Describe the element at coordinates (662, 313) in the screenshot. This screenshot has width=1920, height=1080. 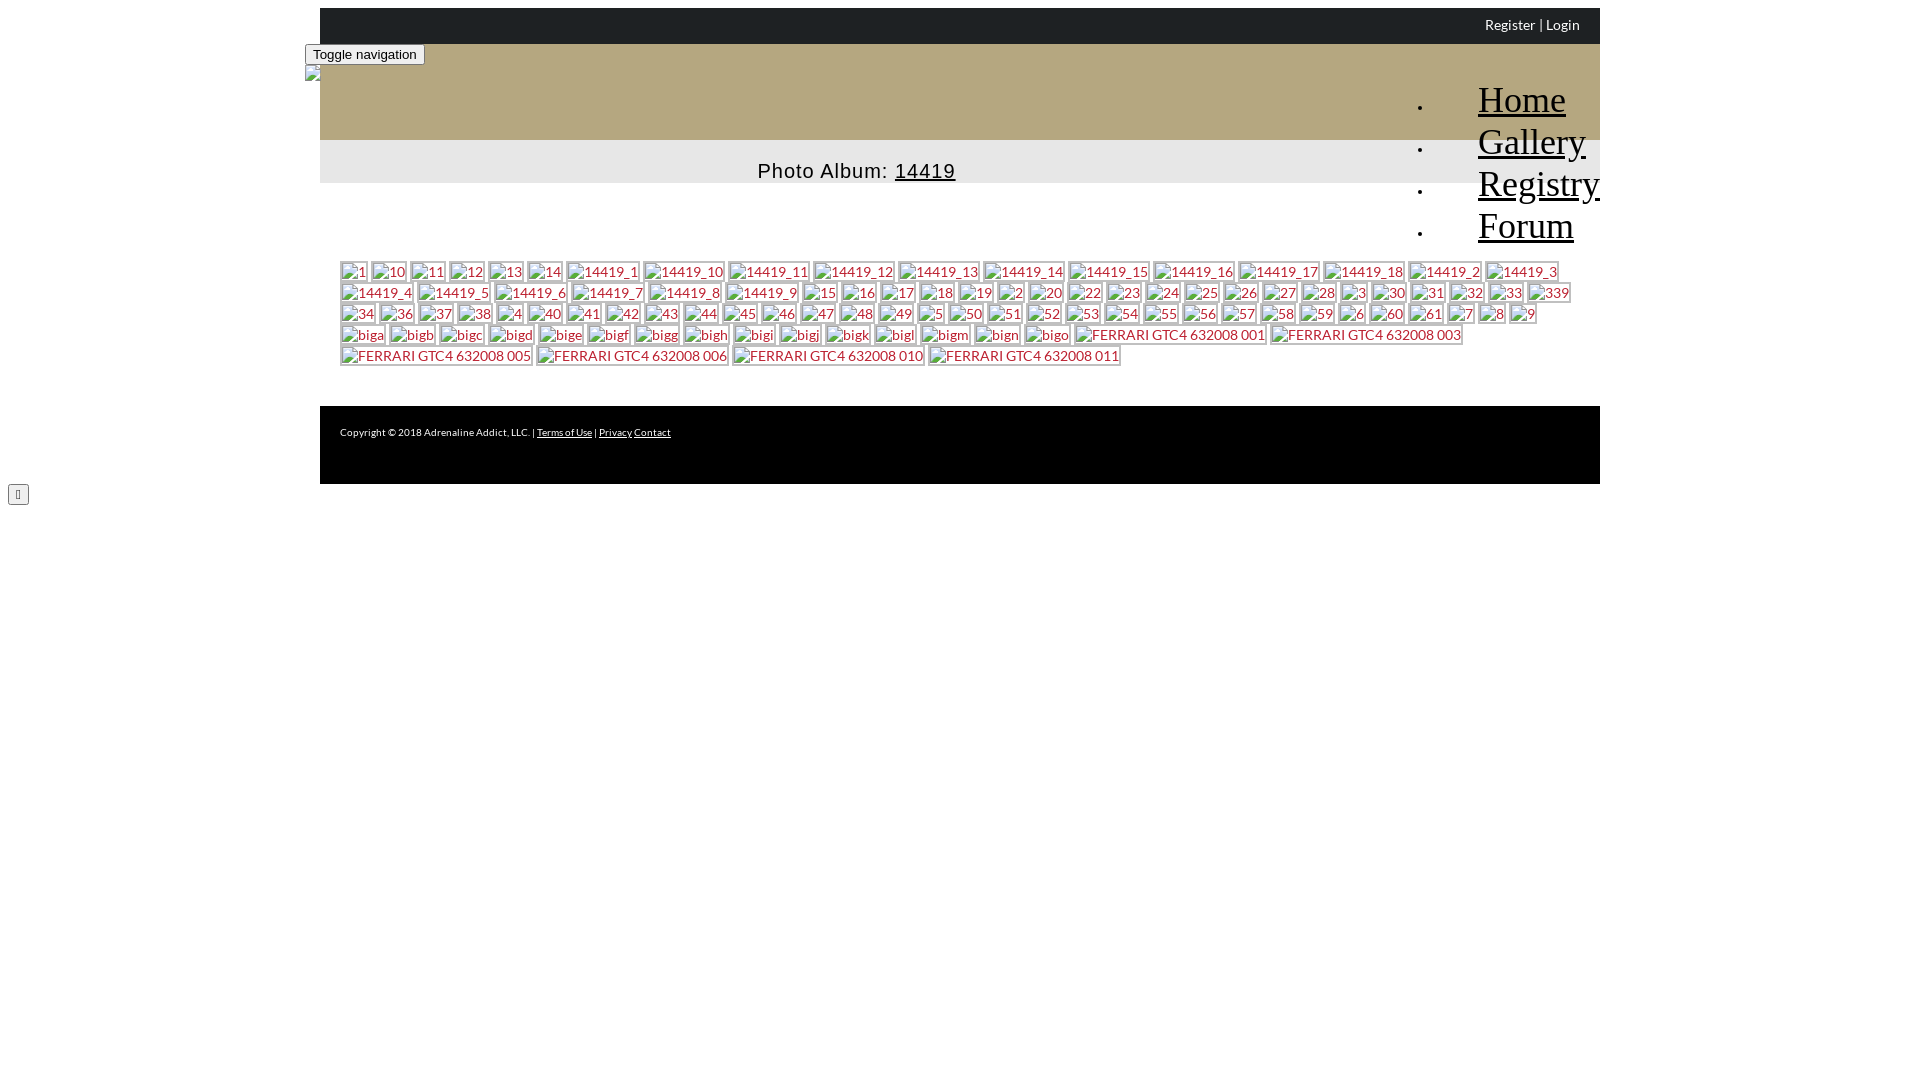
I see `'43 (click to enlarge)'` at that location.